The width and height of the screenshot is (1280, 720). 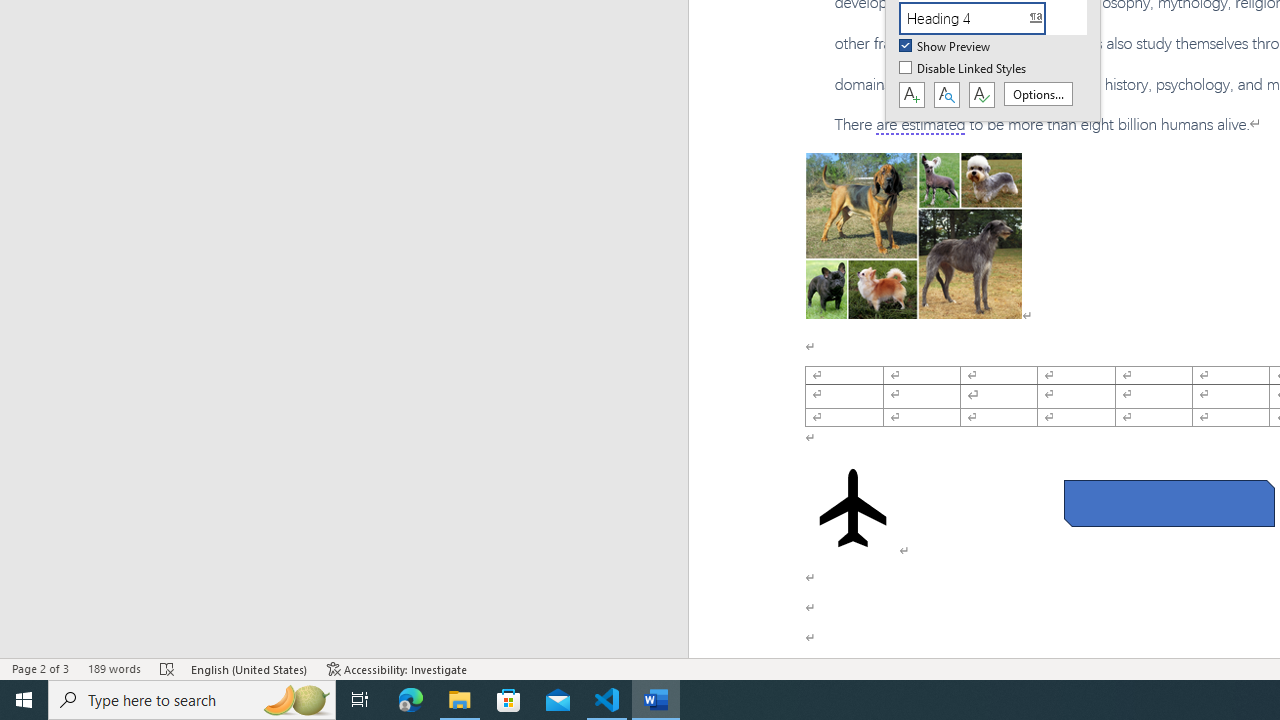 I want to click on 'Visual Studio Code - 1 running window', so click(x=606, y=698).